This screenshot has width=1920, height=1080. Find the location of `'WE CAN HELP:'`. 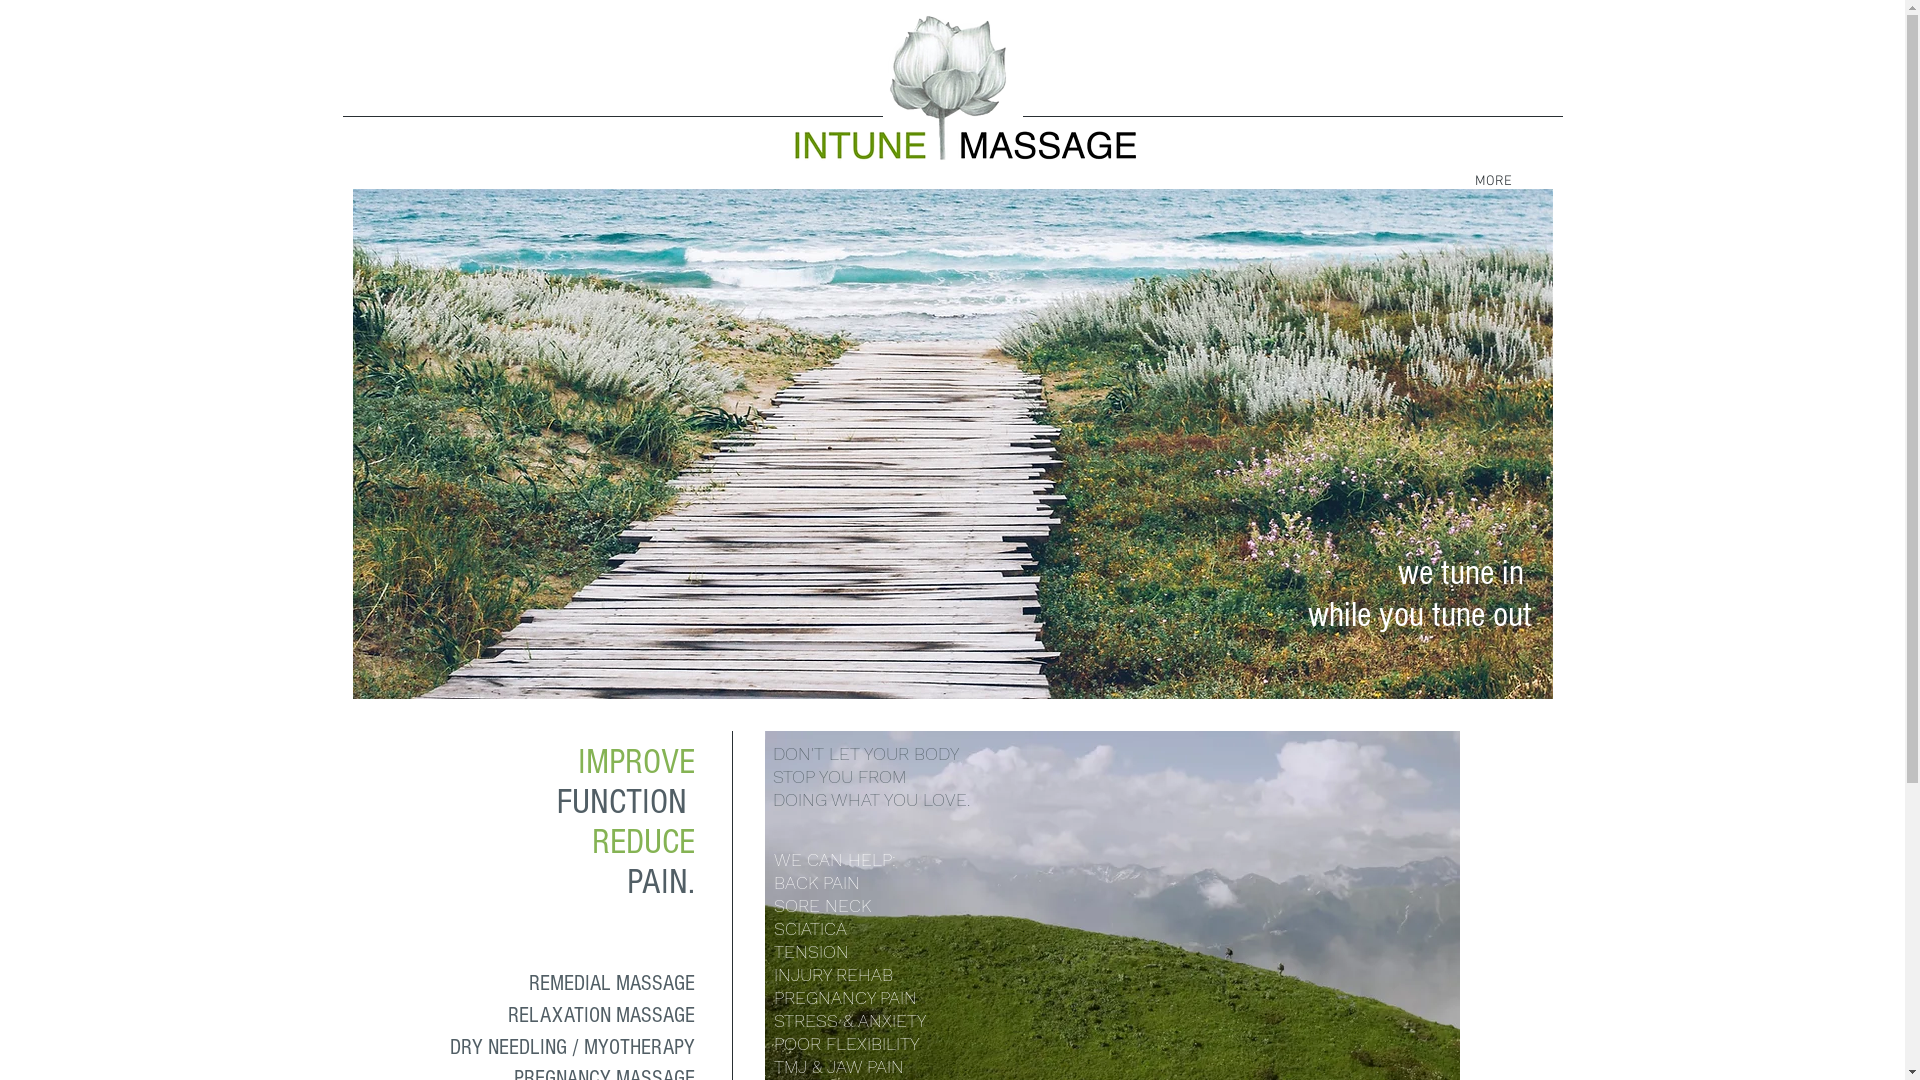

'WE CAN HELP:' is located at coordinates (835, 858).